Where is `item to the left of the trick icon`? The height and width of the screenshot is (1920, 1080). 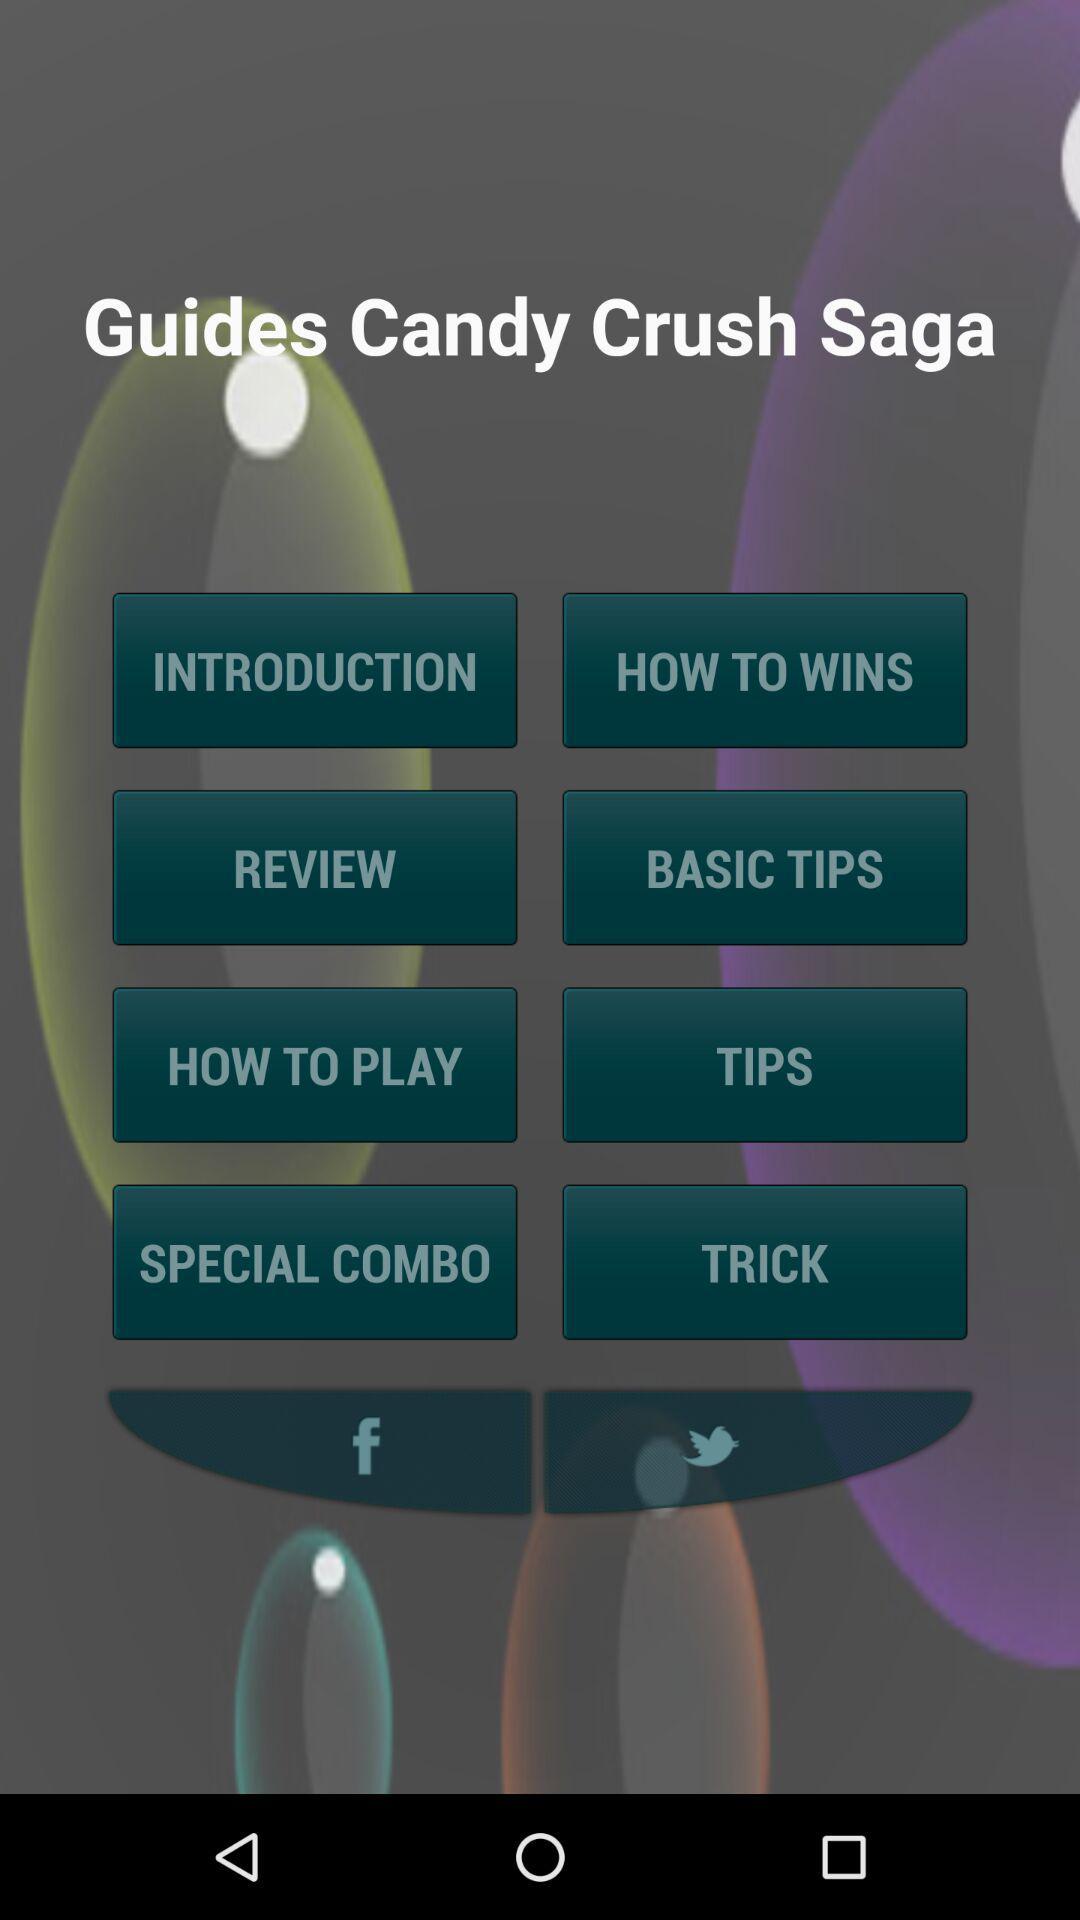
item to the left of the trick icon is located at coordinates (315, 1261).